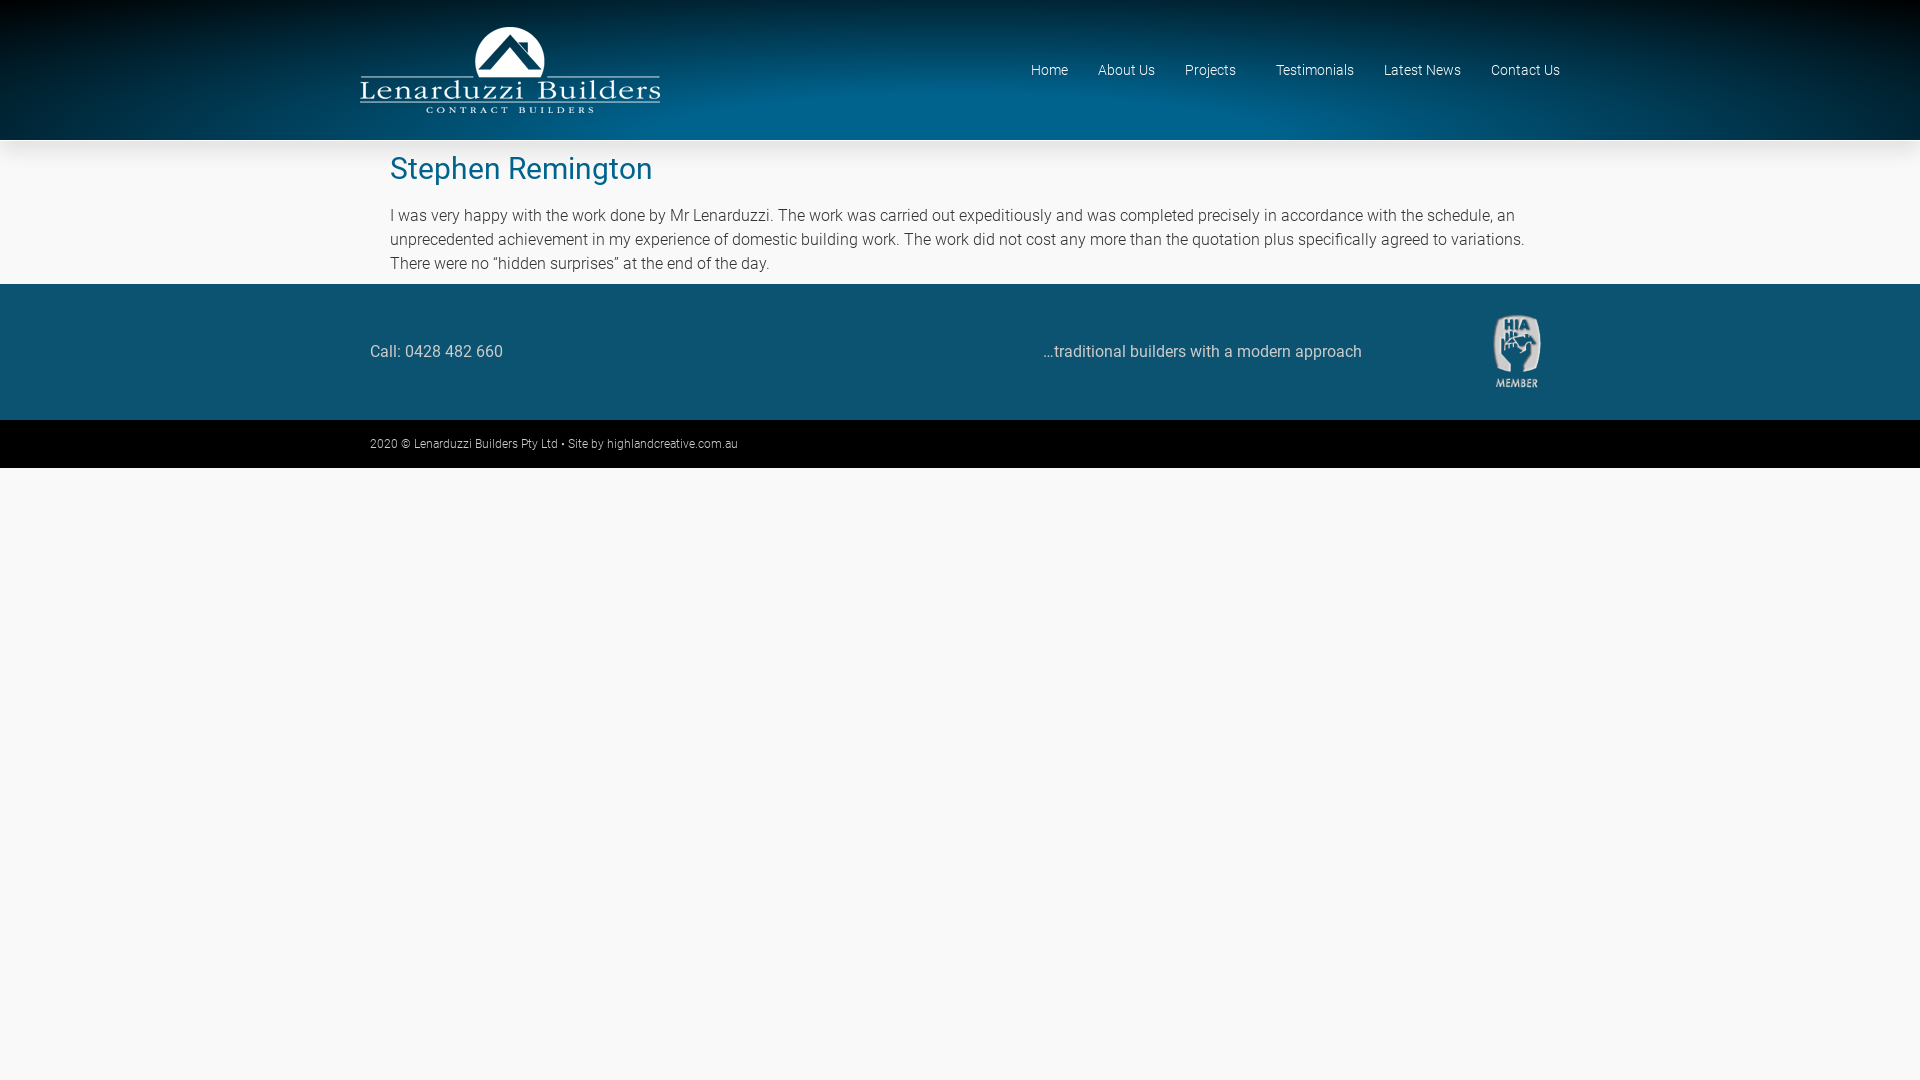 Image resolution: width=1920 pixels, height=1080 pixels. What do you see at coordinates (1048, 68) in the screenshot?
I see `'Home'` at bounding box center [1048, 68].